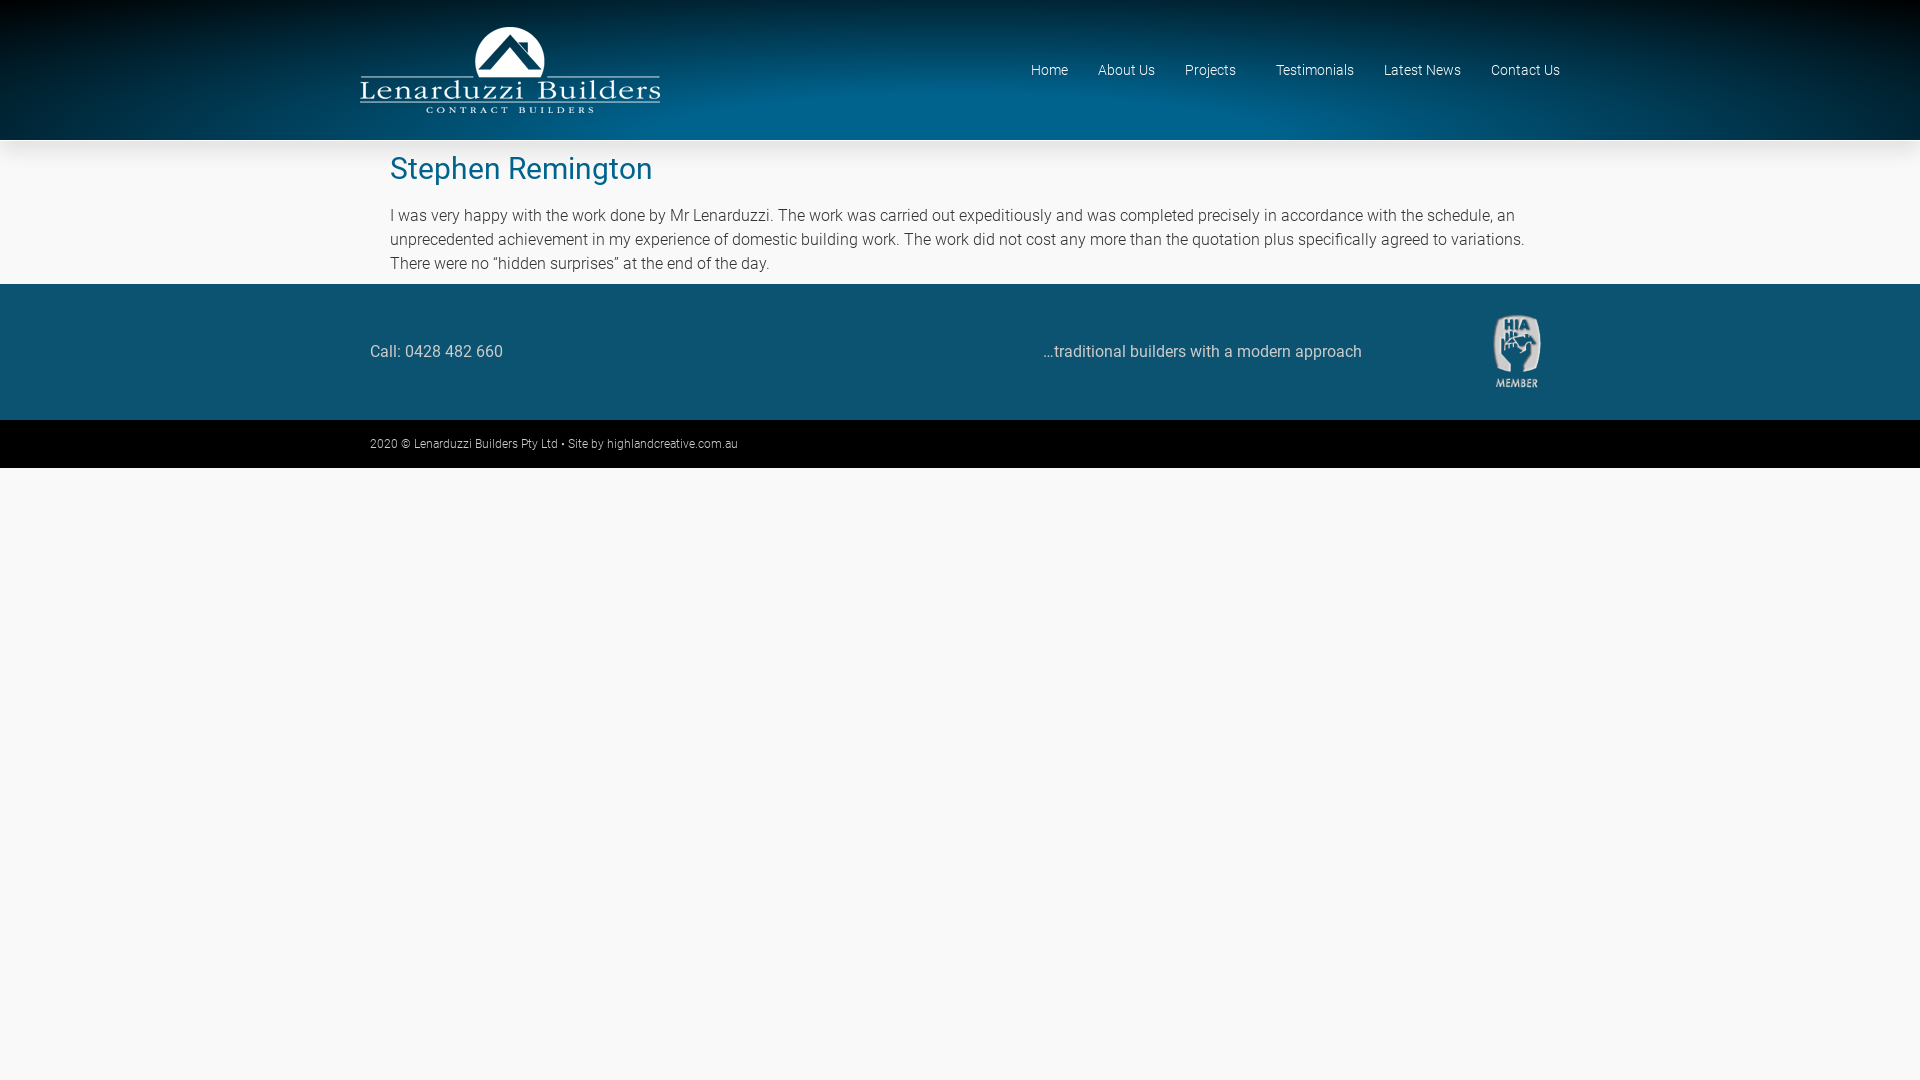 Image resolution: width=1920 pixels, height=1080 pixels. What do you see at coordinates (1048, 68) in the screenshot?
I see `'Home'` at bounding box center [1048, 68].